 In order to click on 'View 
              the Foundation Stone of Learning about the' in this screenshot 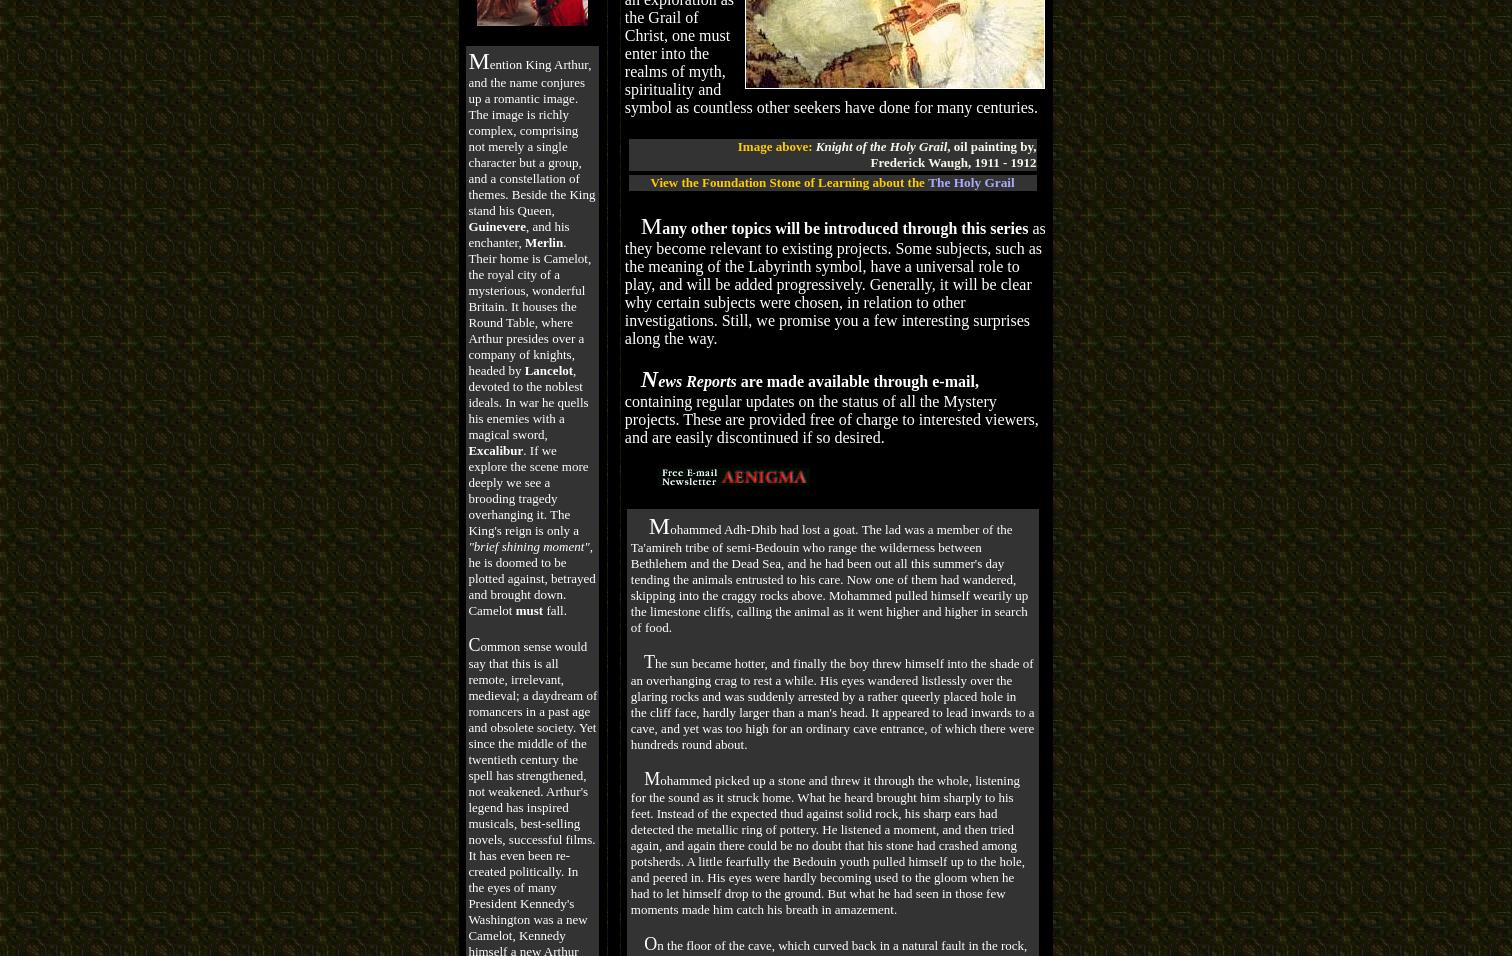, I will do `click(786, 181)`.